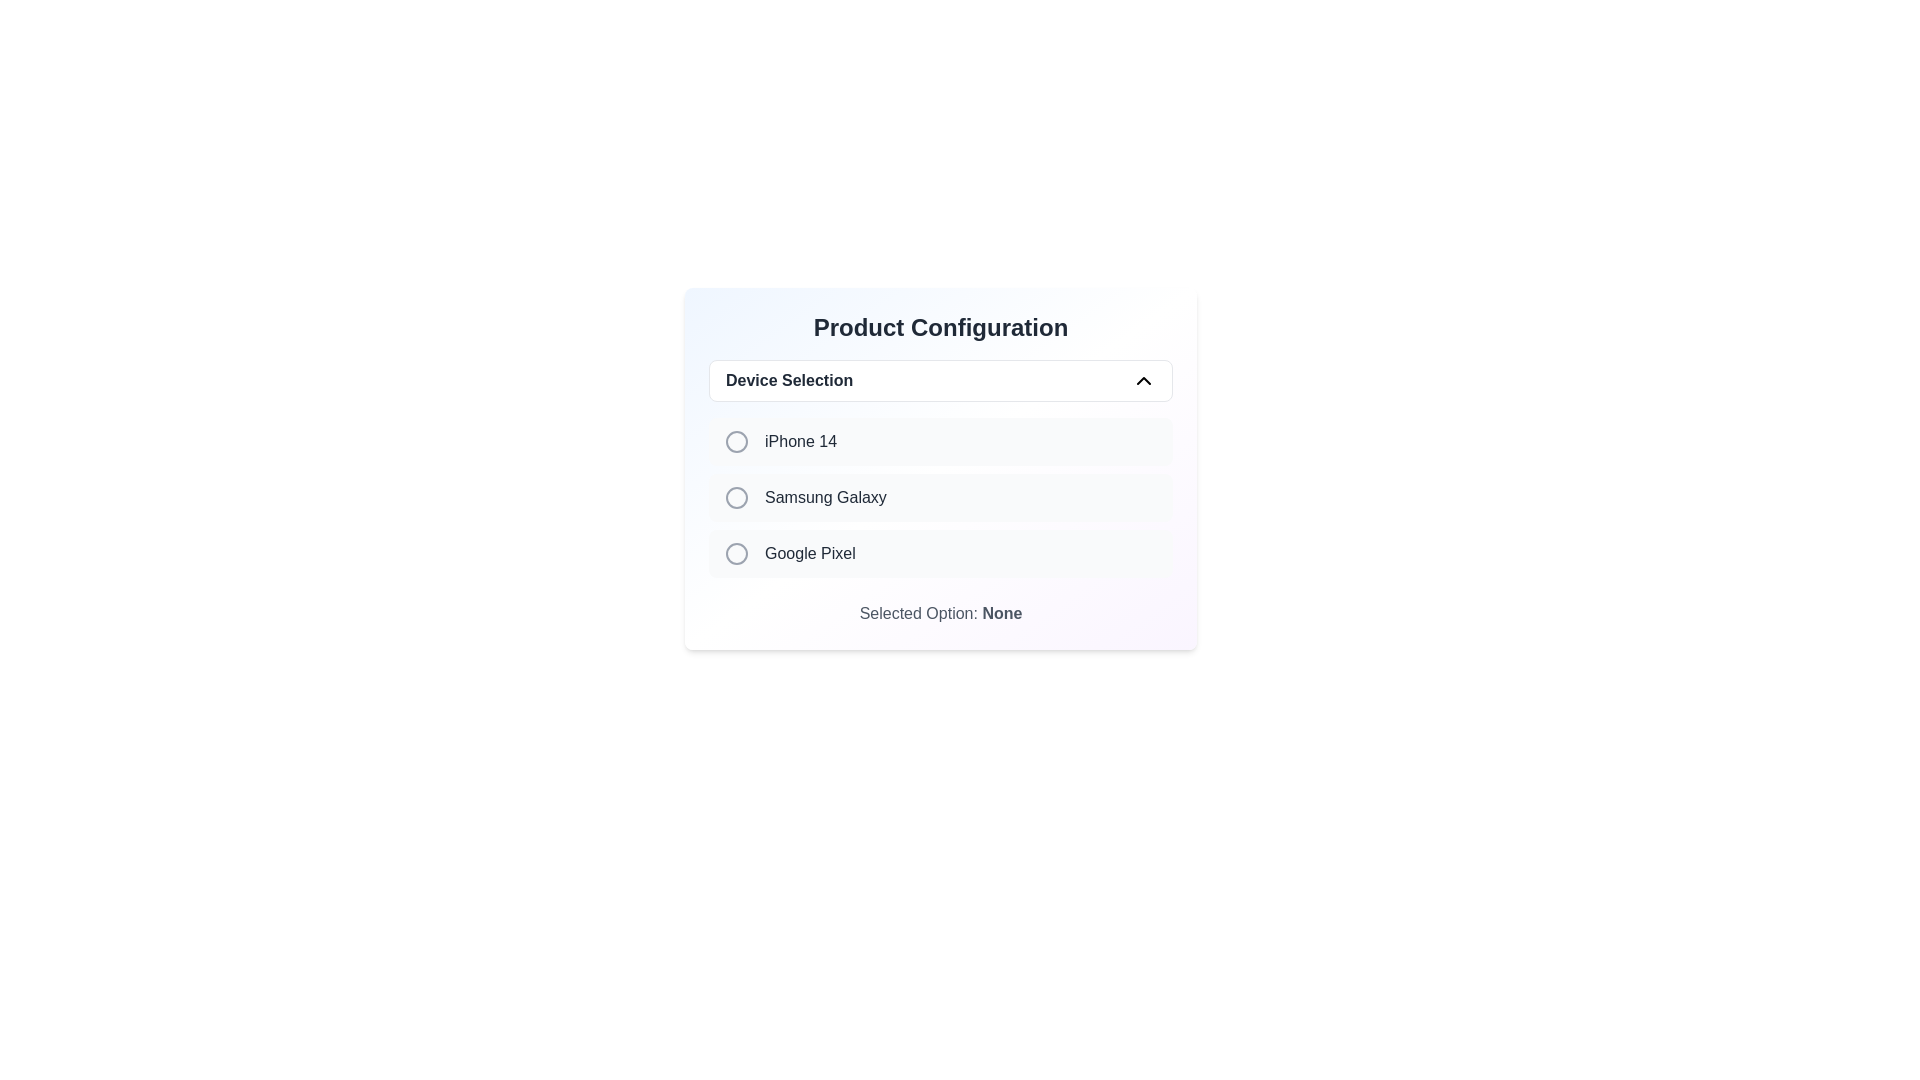  I want to click on the first radio button in the 'Device Selection' section under the 'Product Configuration' card, so click(736, 441).